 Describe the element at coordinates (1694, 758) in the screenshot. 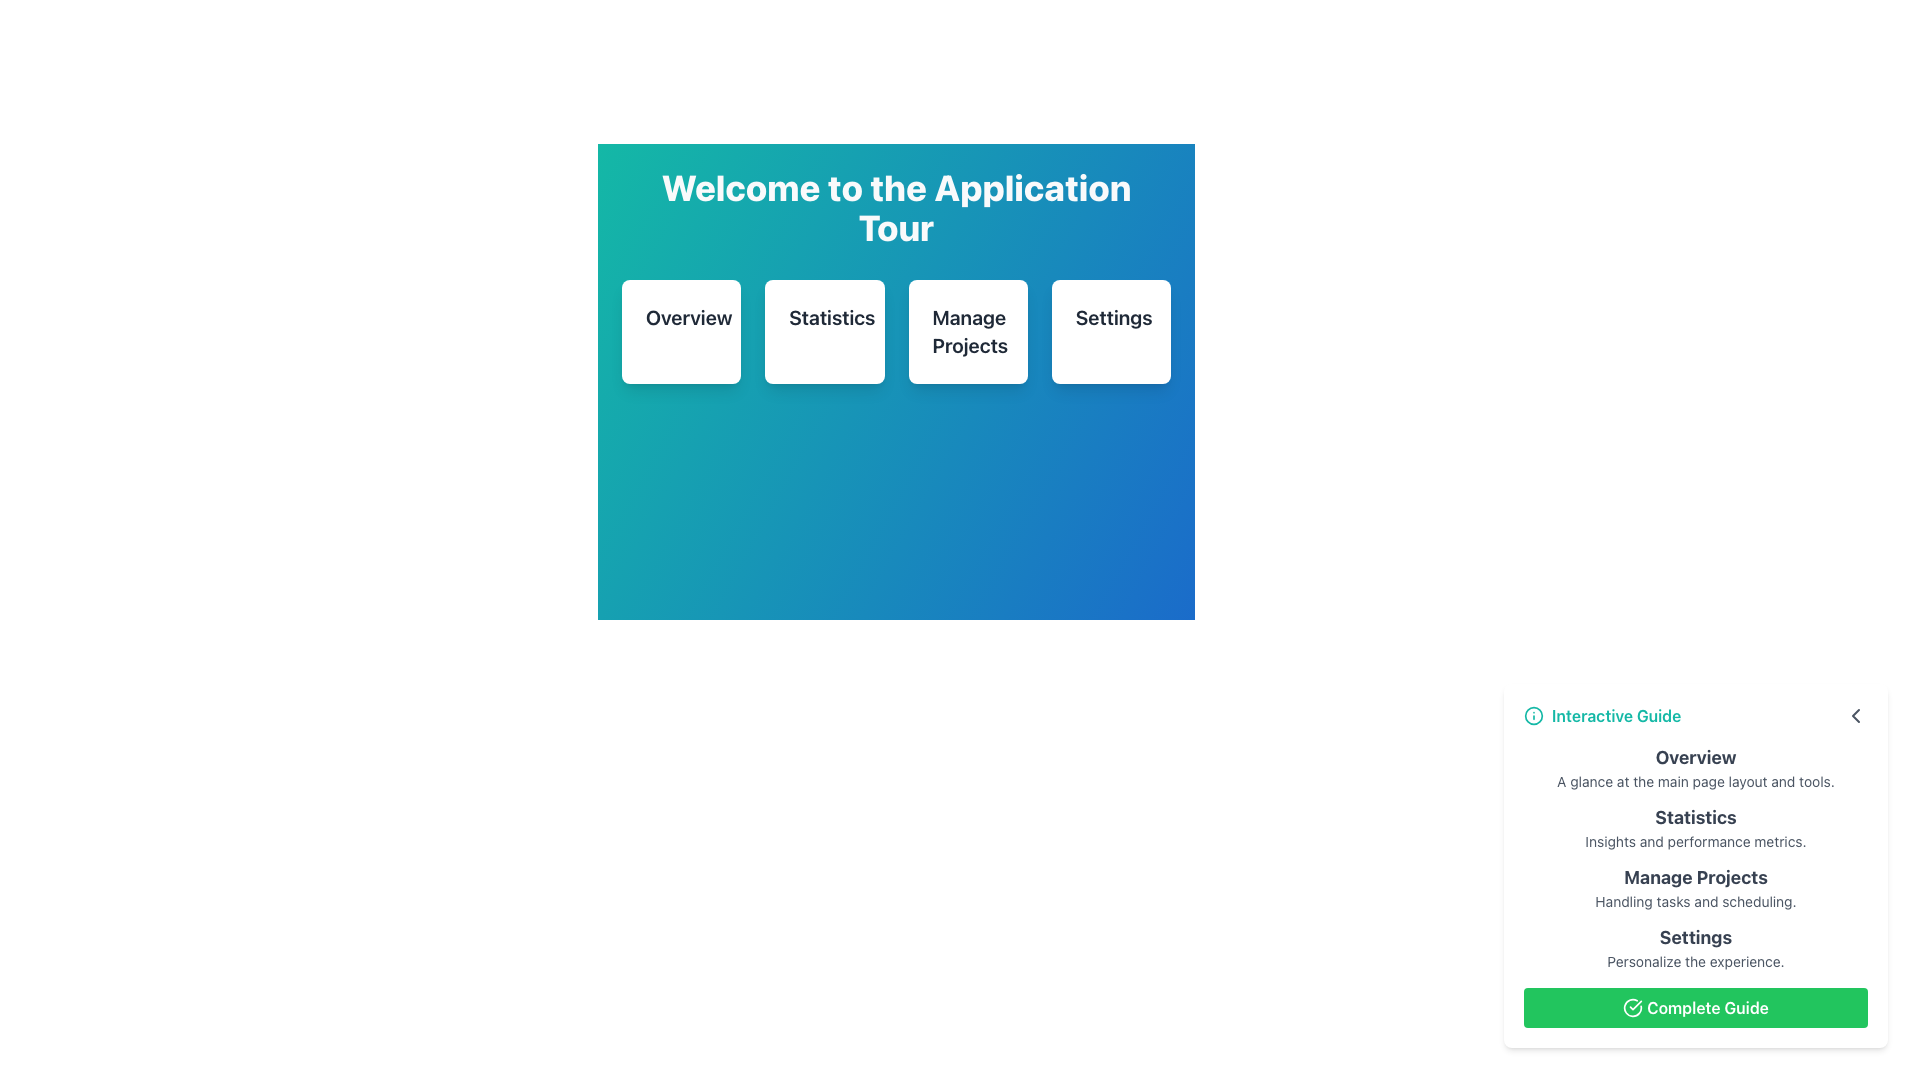

I see `the section header Text label that introduces the content or functionality described in the subsequent text` at that location.